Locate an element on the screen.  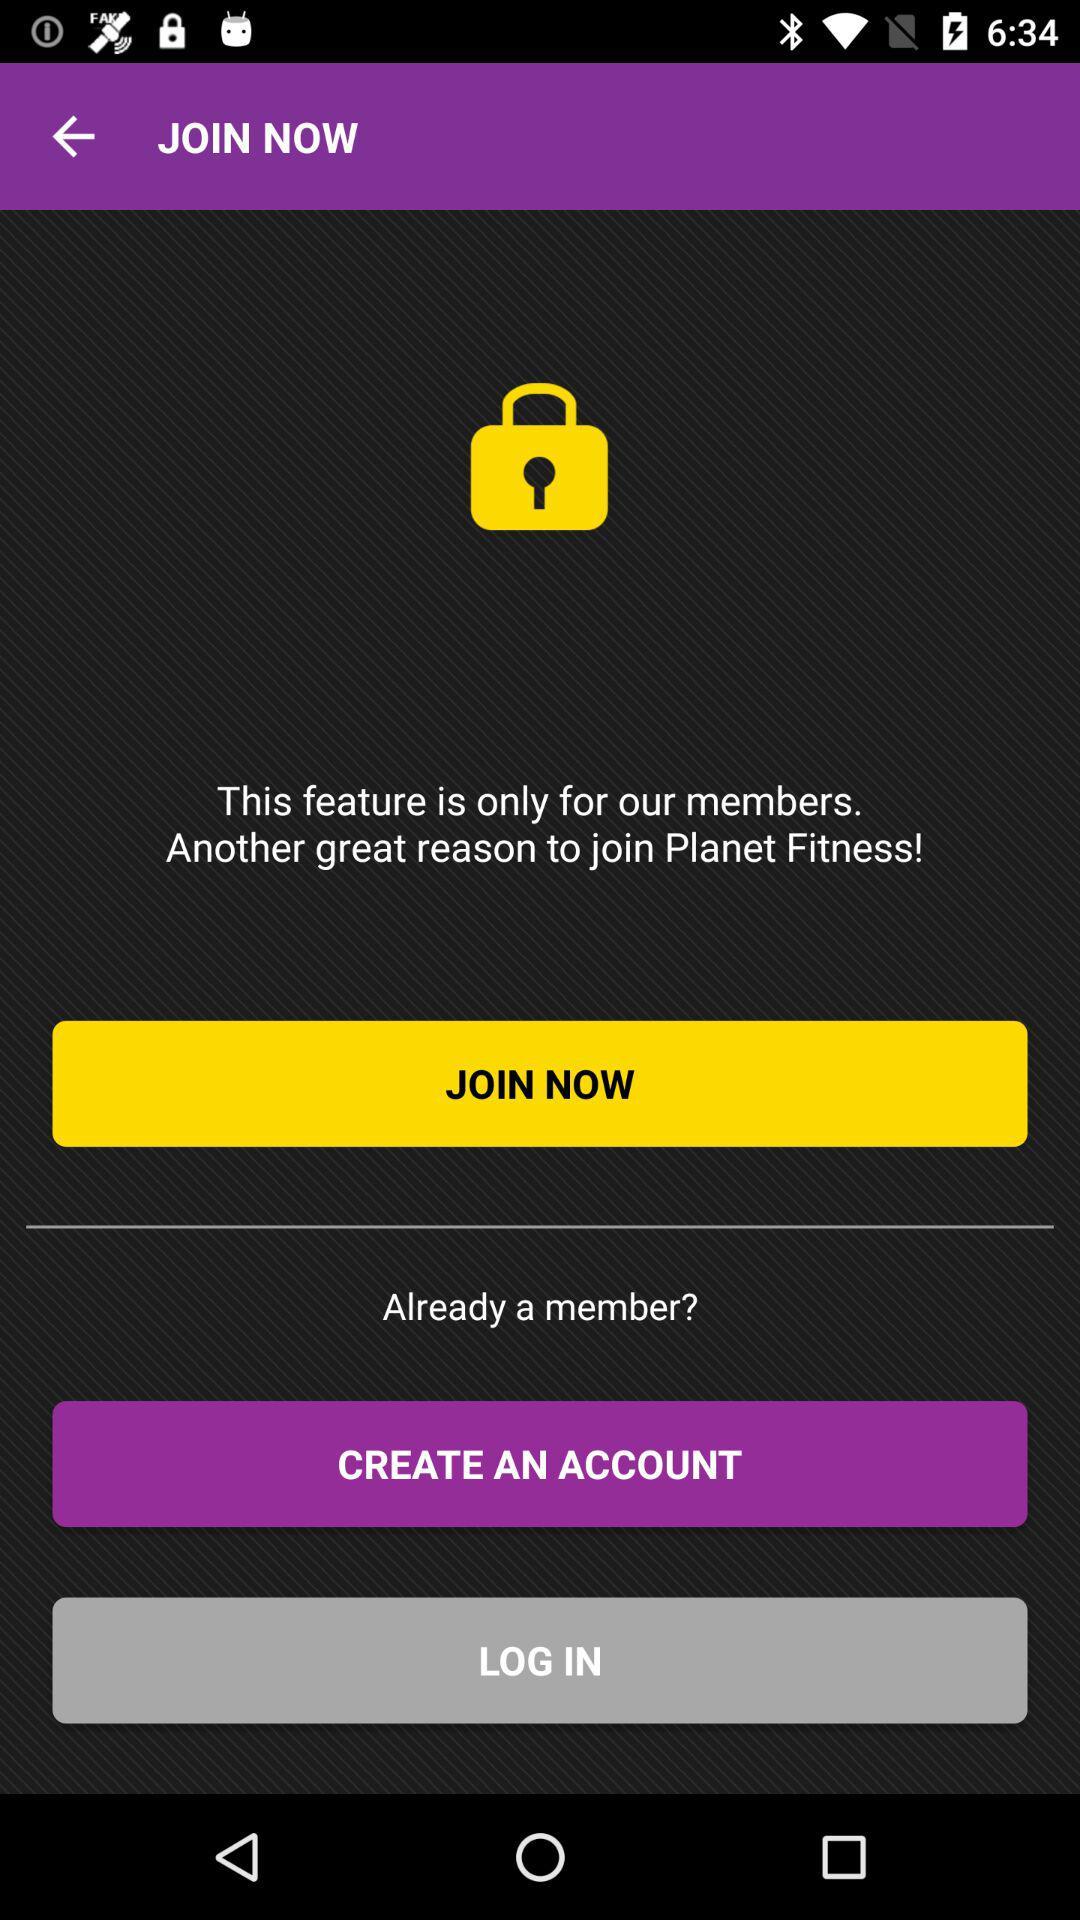
the icon below the already a member? item is located at coordinates (540, 1464).